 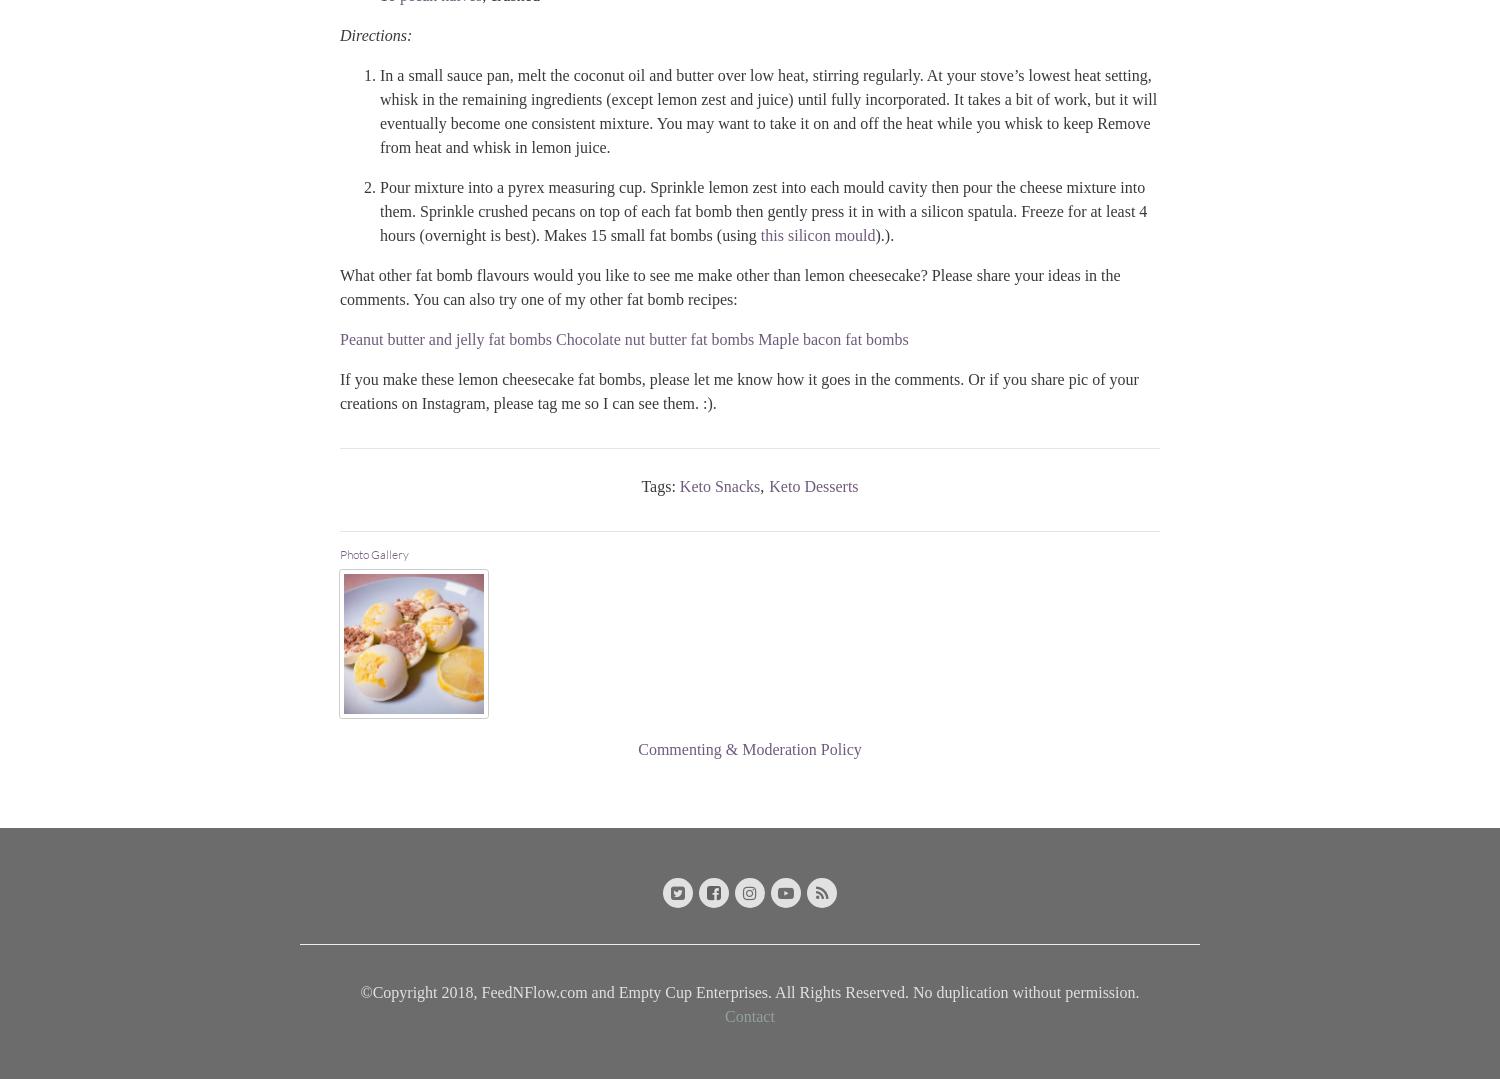 What do you see at coordinates (884, 233) in the screenshot?
I see `').).'` at bounding box center [884, 233].